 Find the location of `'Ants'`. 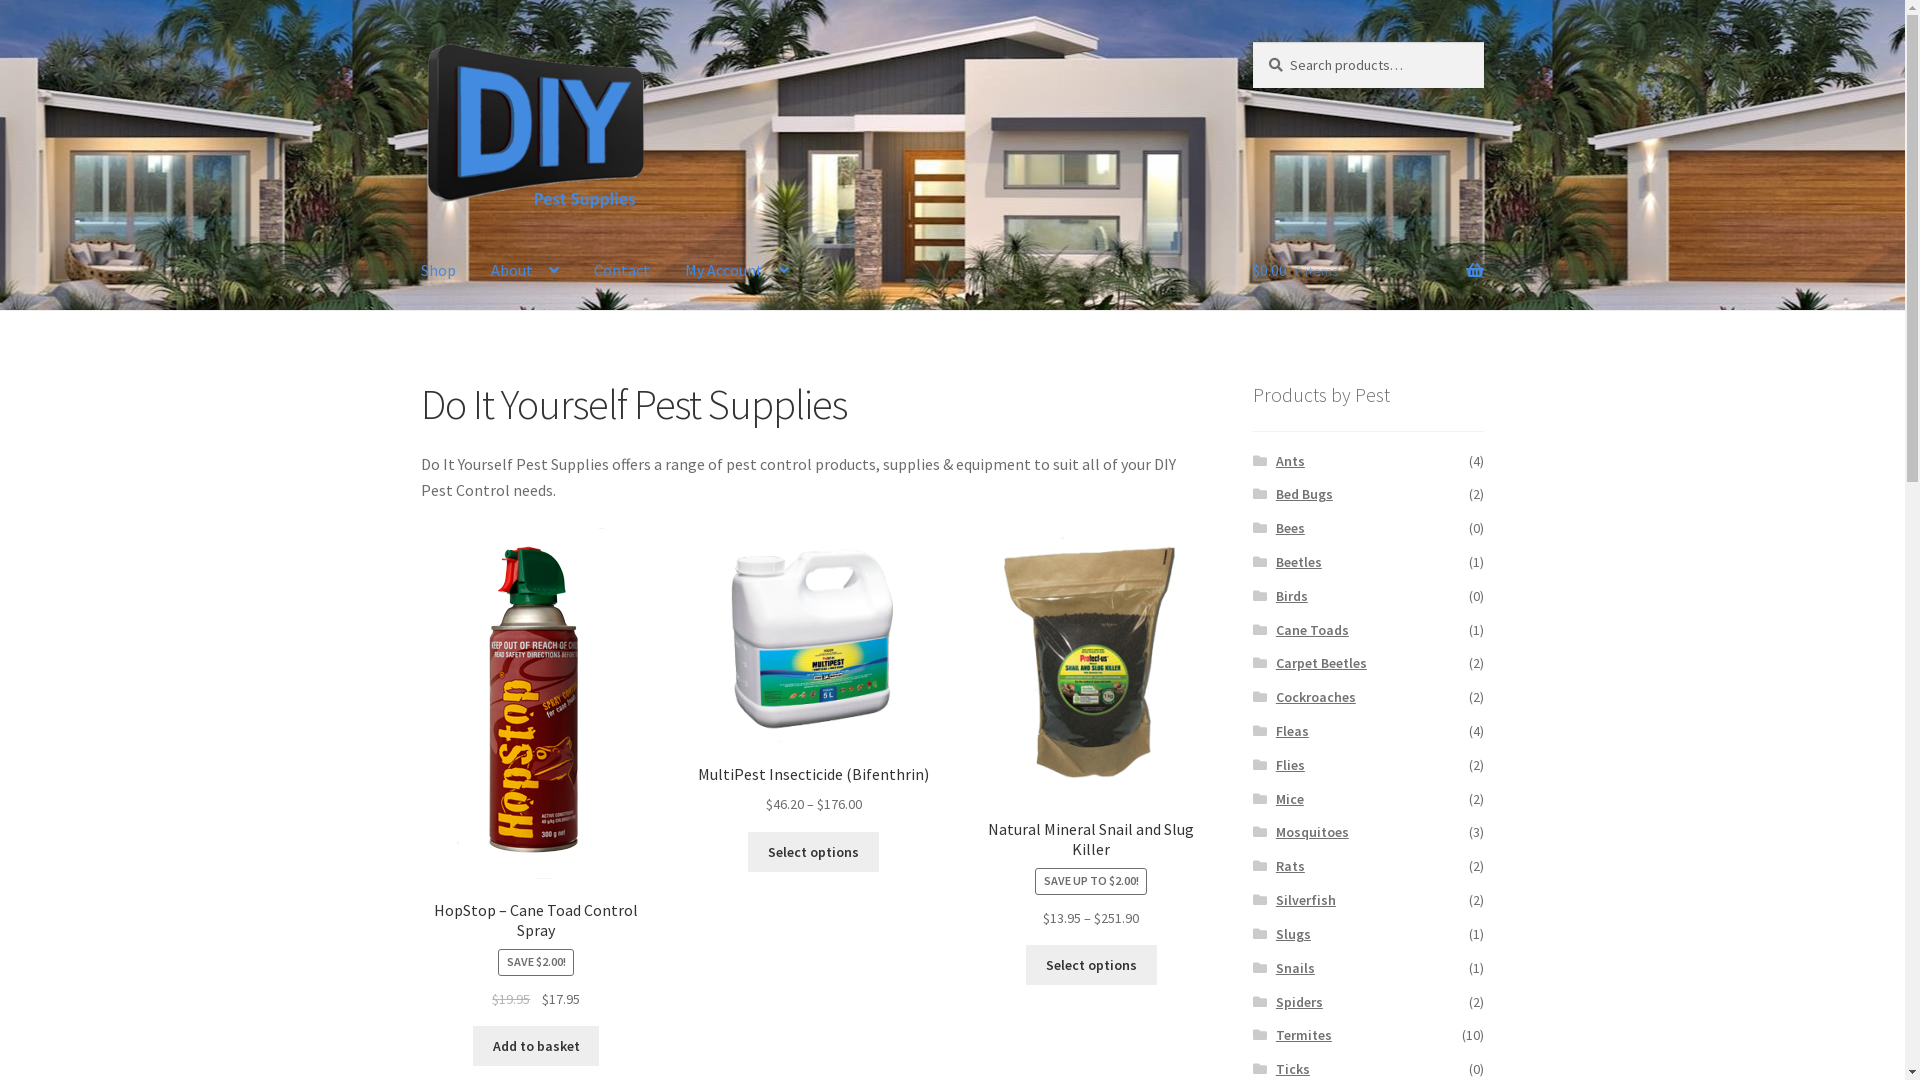

'Ants' is located at coordinates (1290, 461).